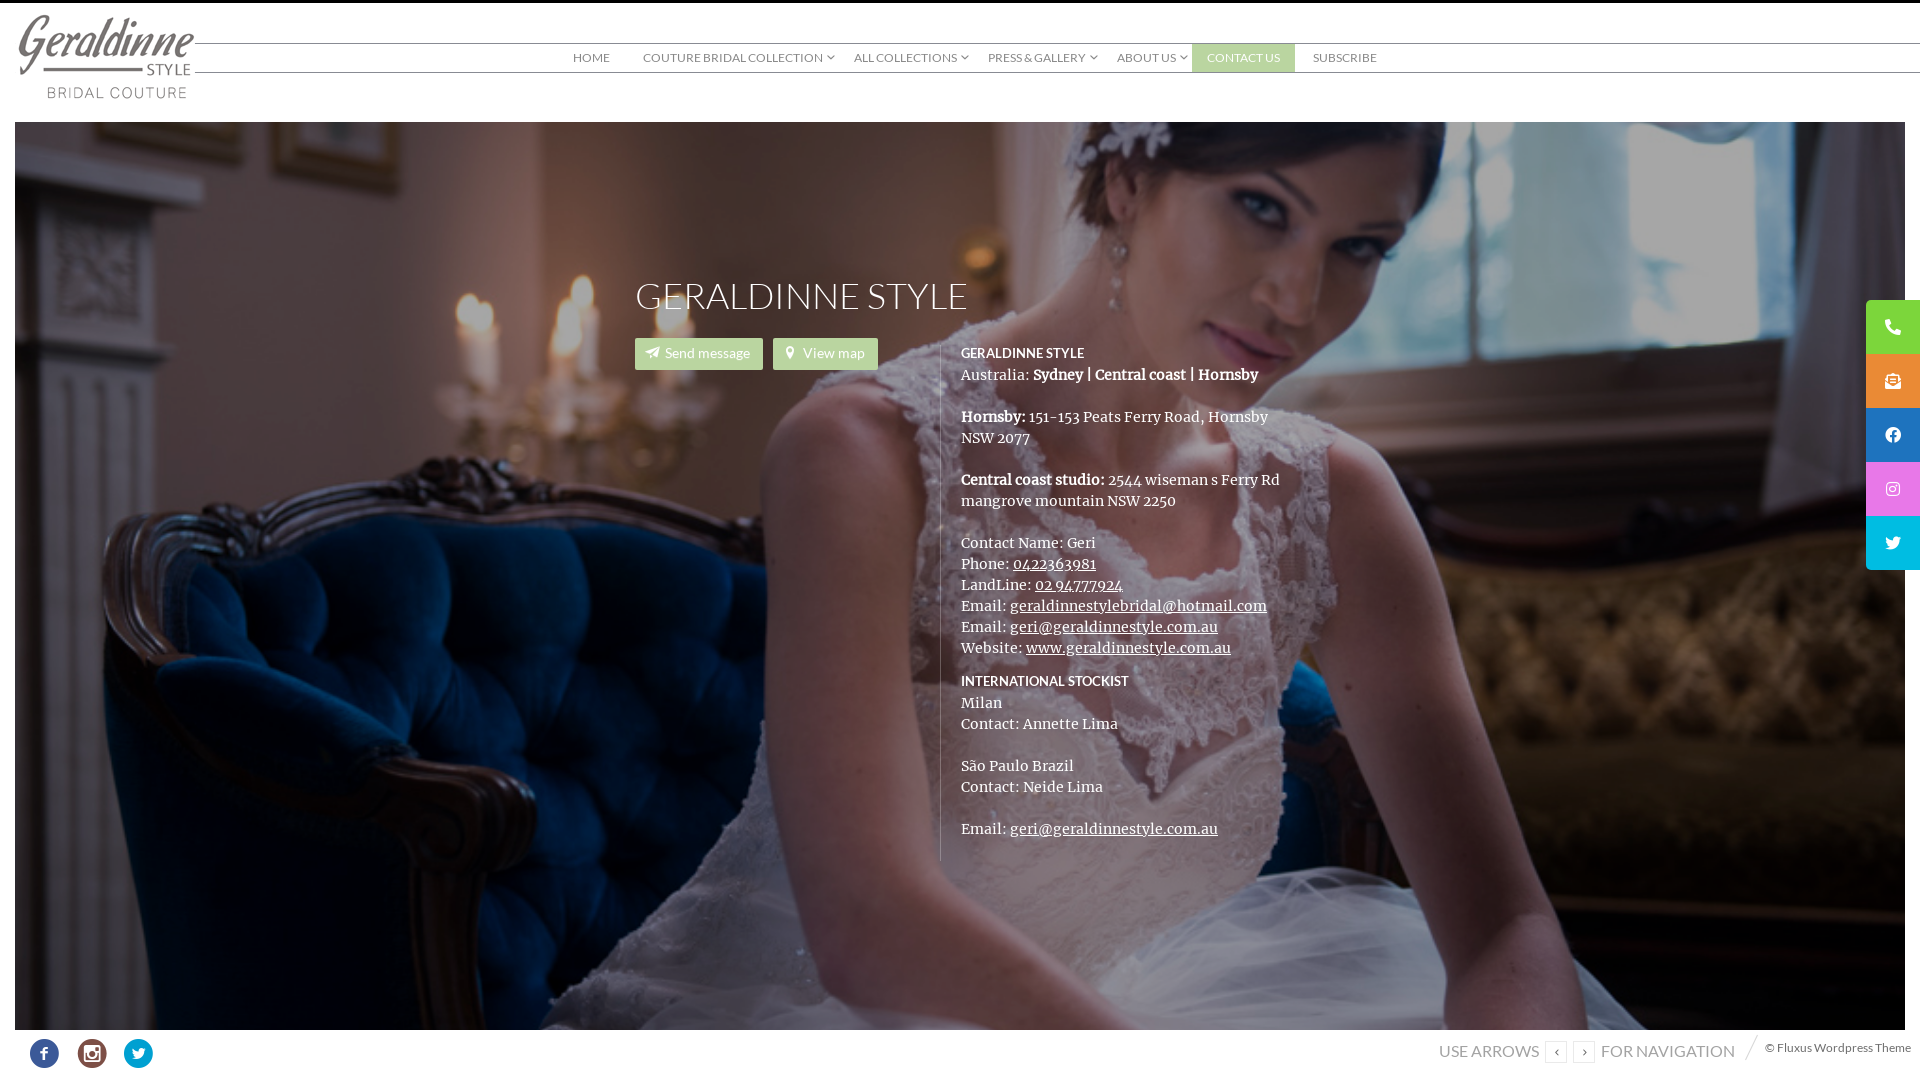 The width and height of the screenshot is (1920, 1080). I want to click on 'Connect on Instagram', so click(90, 1049).